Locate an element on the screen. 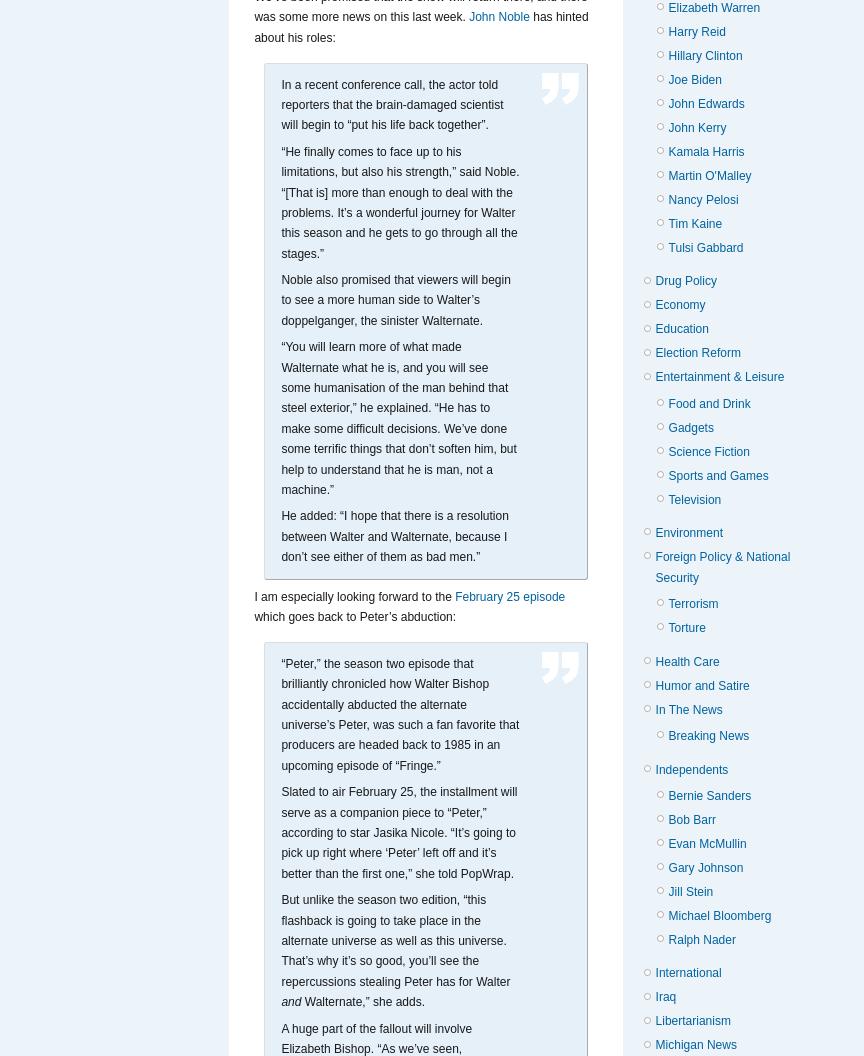 This screenshot has width=864, height=1056. 'Elizabeth Warren' is located at coordinates (714, 6).